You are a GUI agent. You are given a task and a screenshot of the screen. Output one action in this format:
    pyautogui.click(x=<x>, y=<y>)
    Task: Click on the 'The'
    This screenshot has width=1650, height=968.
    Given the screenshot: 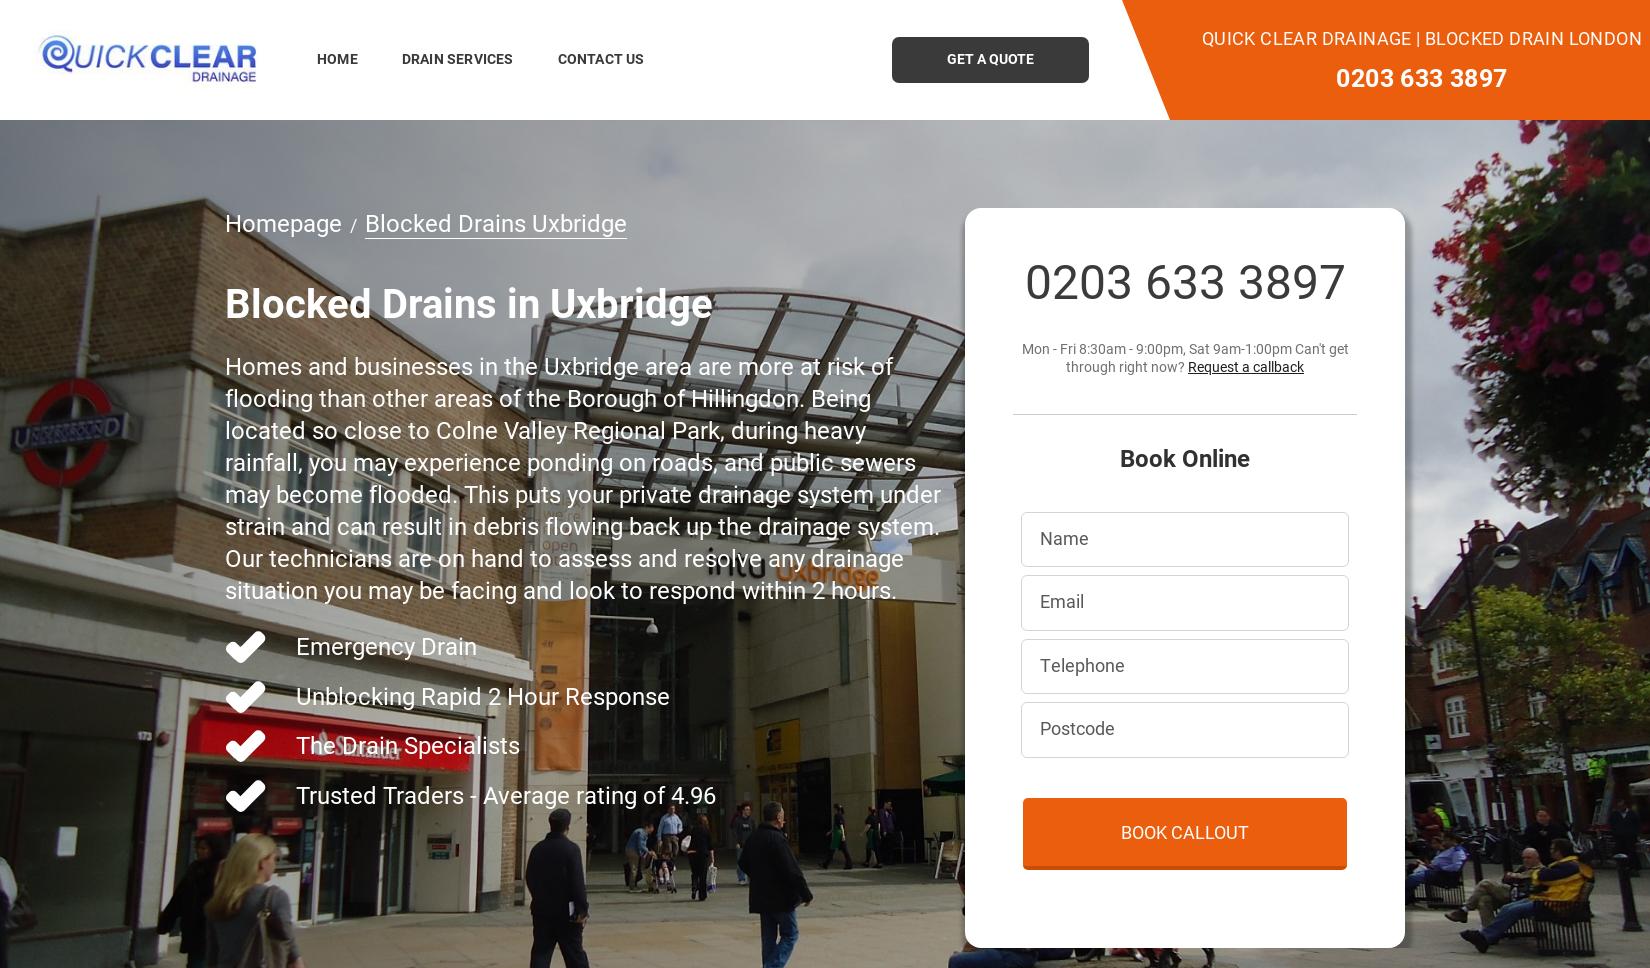 What is the action you would take?
    pyautogui.click(x=318, y=744)
    